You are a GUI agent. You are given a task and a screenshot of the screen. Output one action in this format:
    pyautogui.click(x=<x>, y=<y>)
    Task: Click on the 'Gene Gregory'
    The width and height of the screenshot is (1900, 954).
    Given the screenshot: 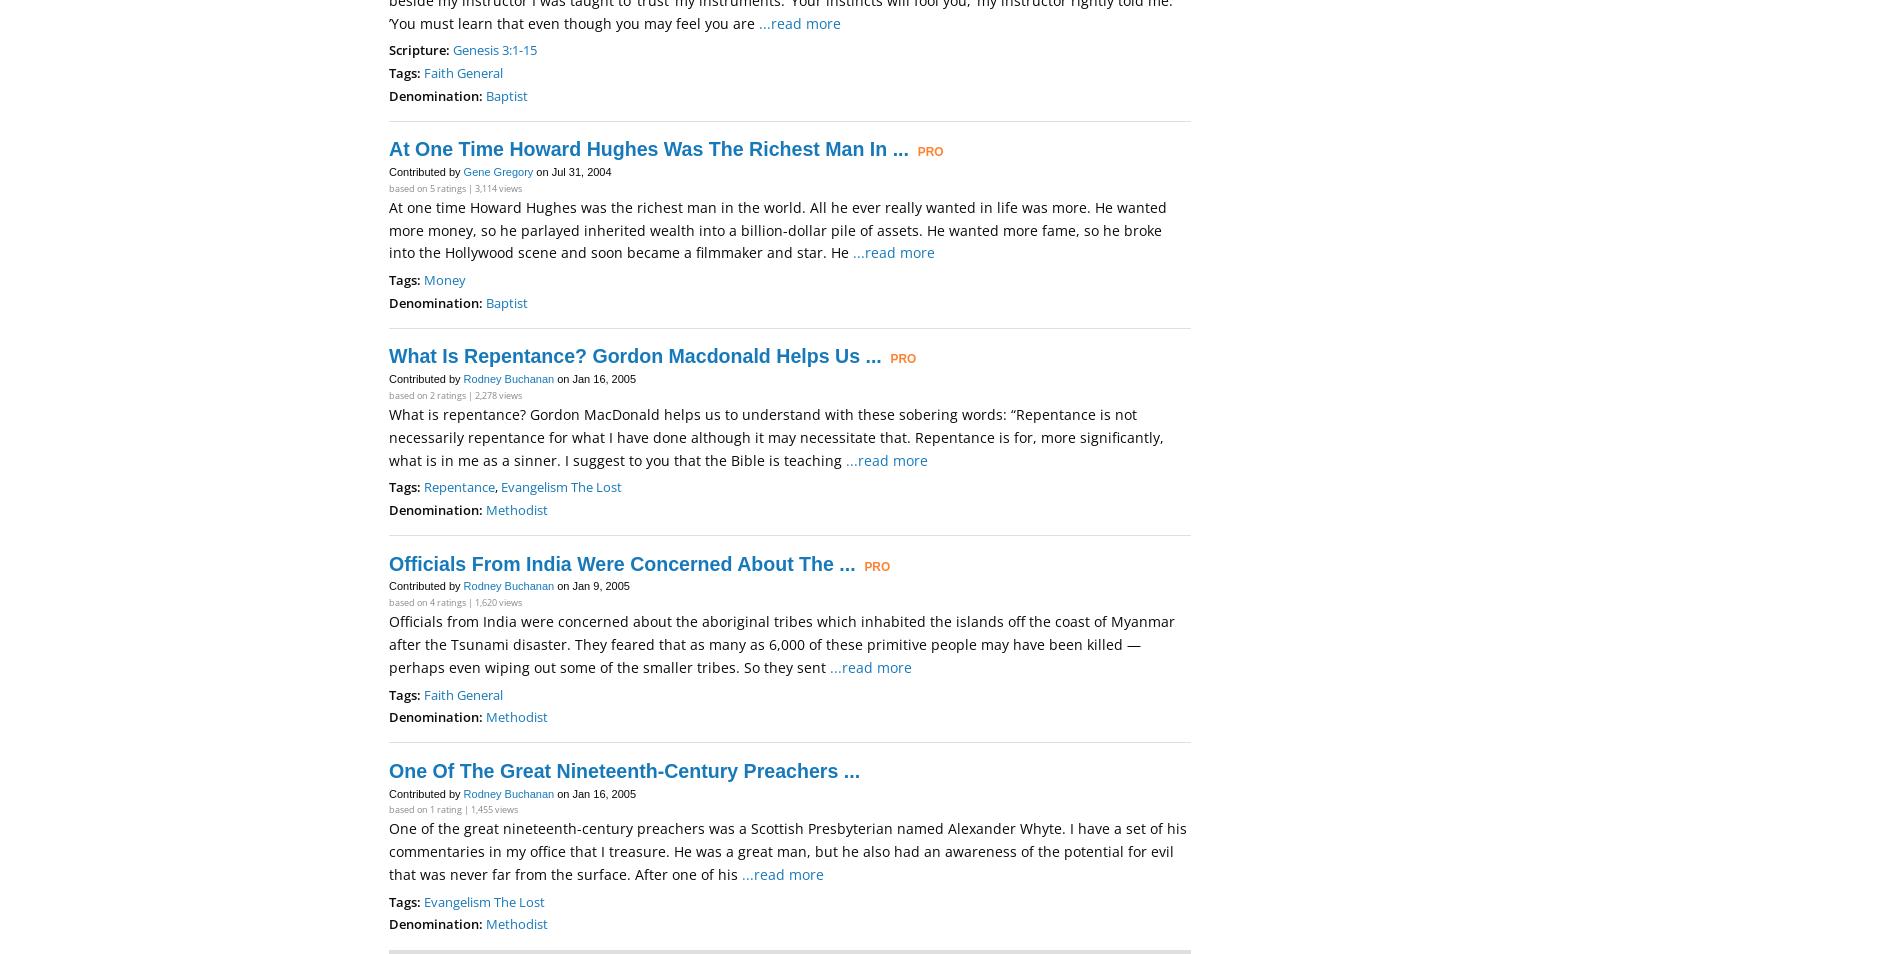 What is the action you would take?
    pyautogui.click(x=497, y=171)
    